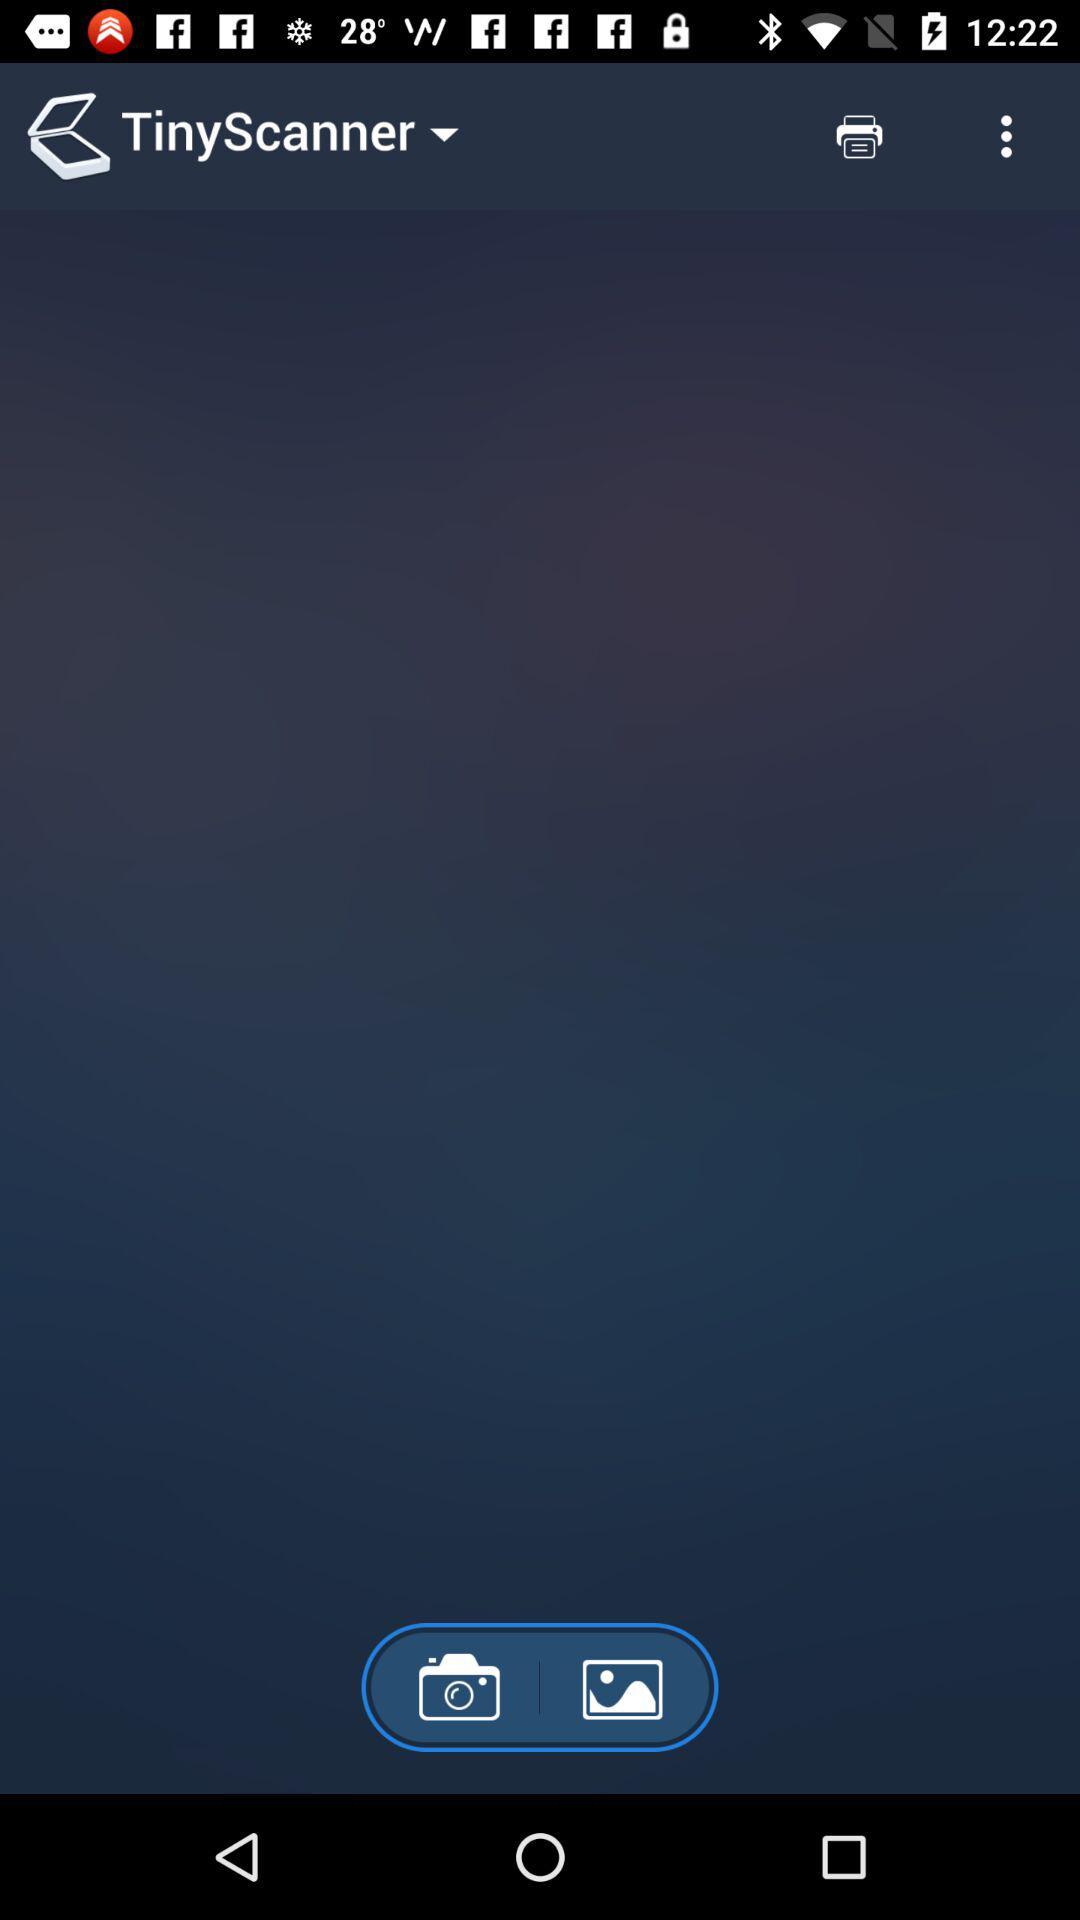  I want to click on the more icon, so click(1006, 135).